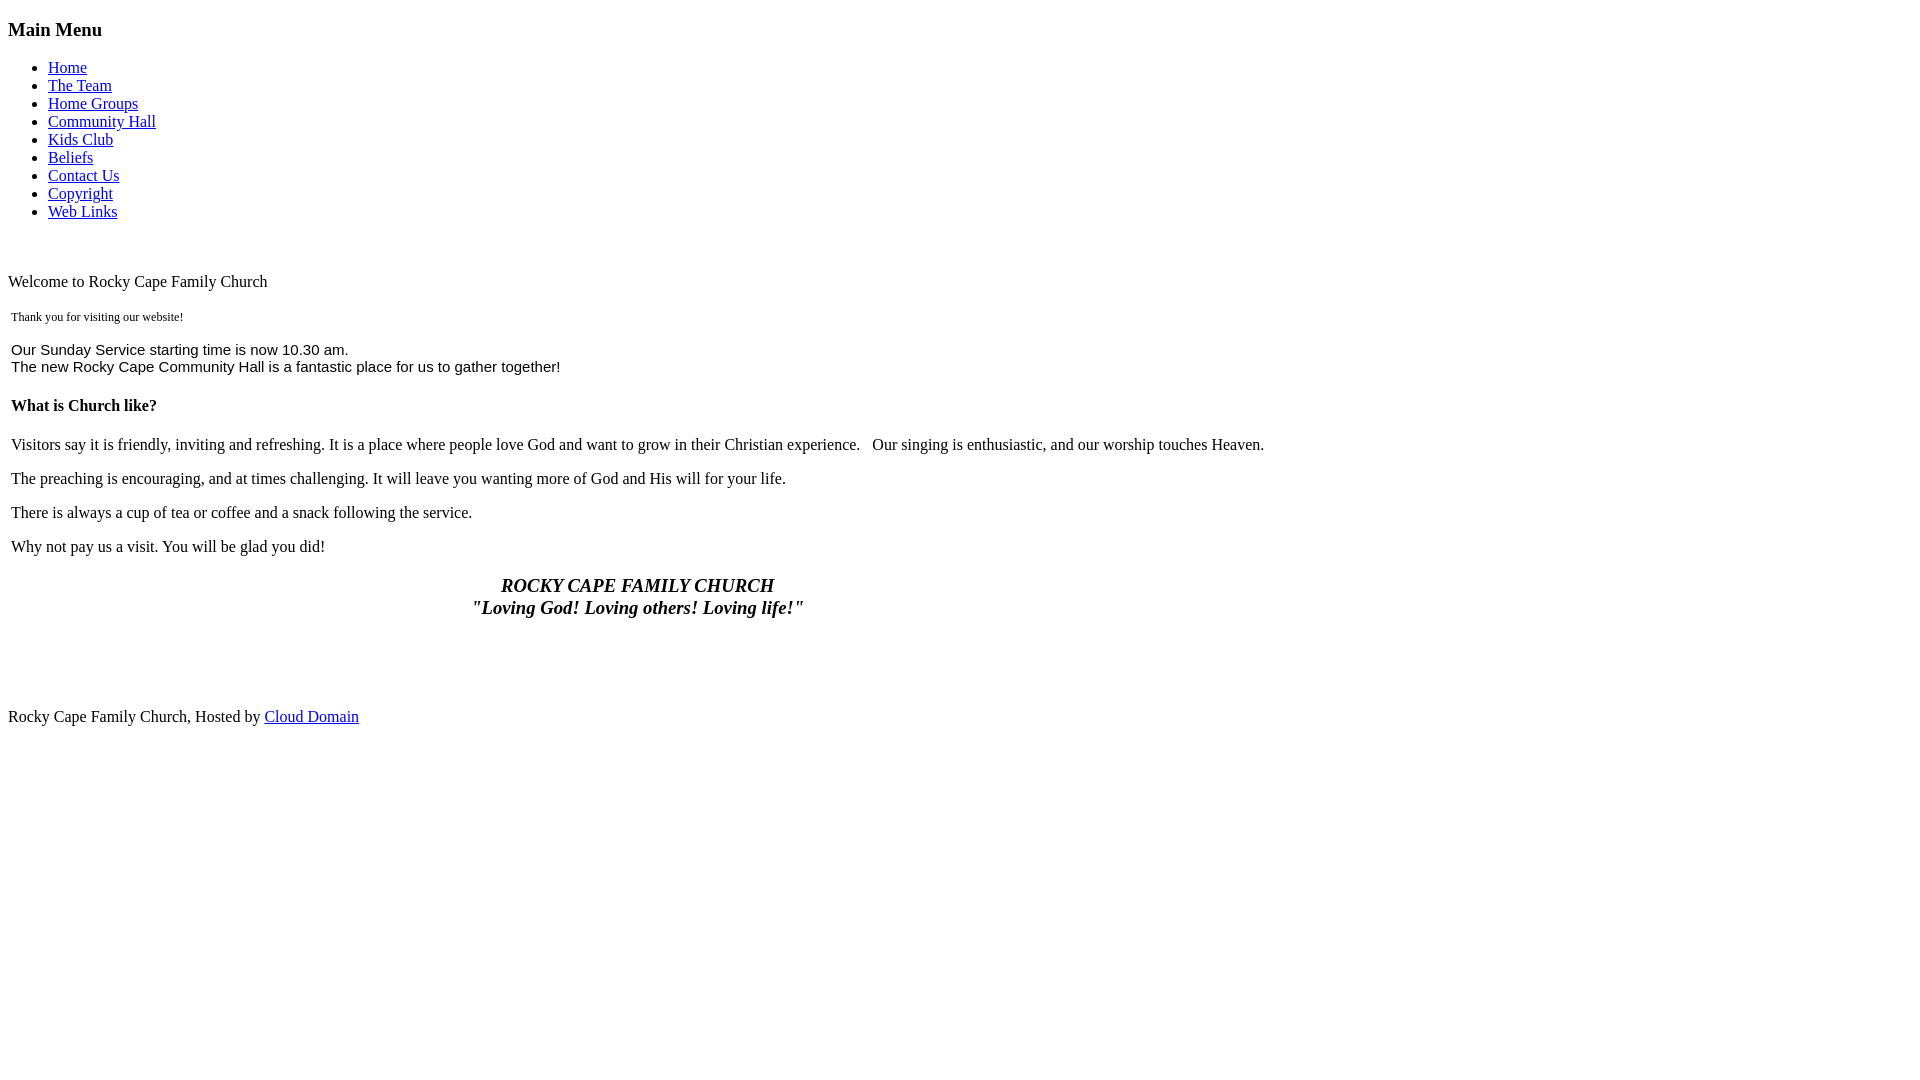 This screenshot has width=1920, height=1080. What do you see at coordinates (100, 121) in the screenshot?
I see `'Community Hall'` at bounding box center [100, 121].